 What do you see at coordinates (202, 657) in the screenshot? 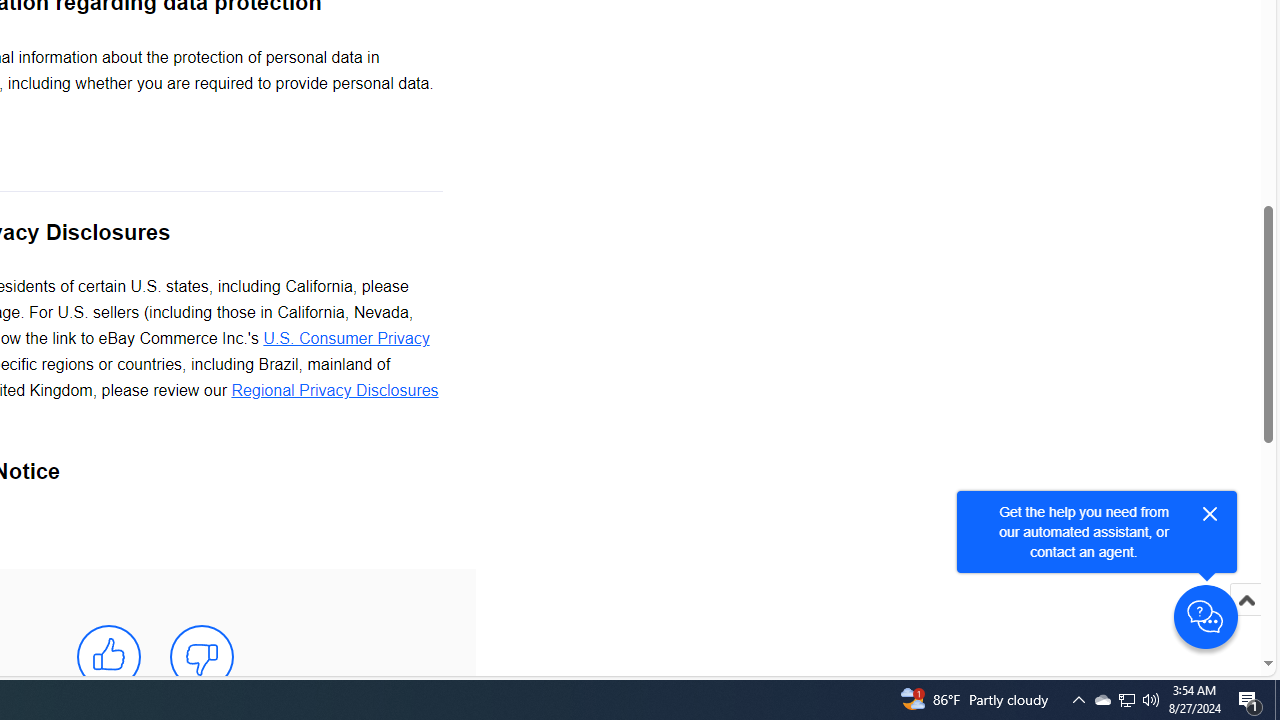
I see `'mark this article not helpful'` at bounding box center [202, 657].